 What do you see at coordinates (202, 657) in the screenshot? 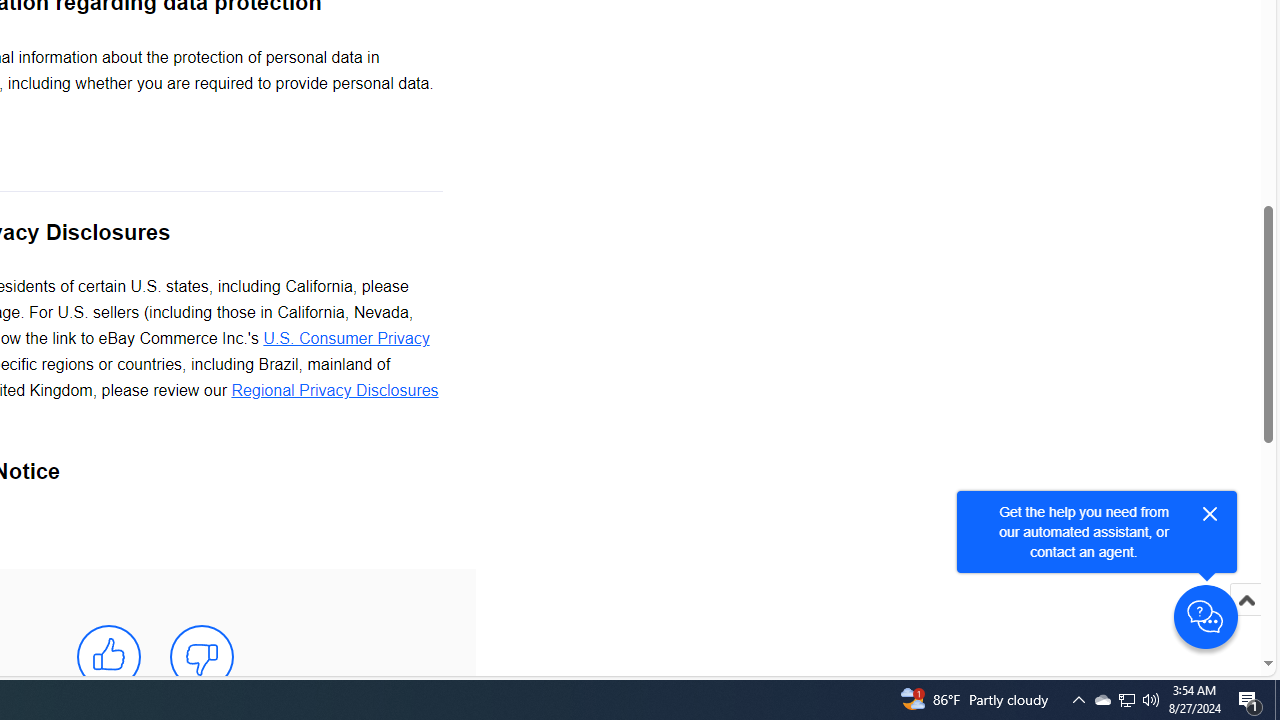
I see `'mark this article not helpful'` at bounding box center [202, 657].